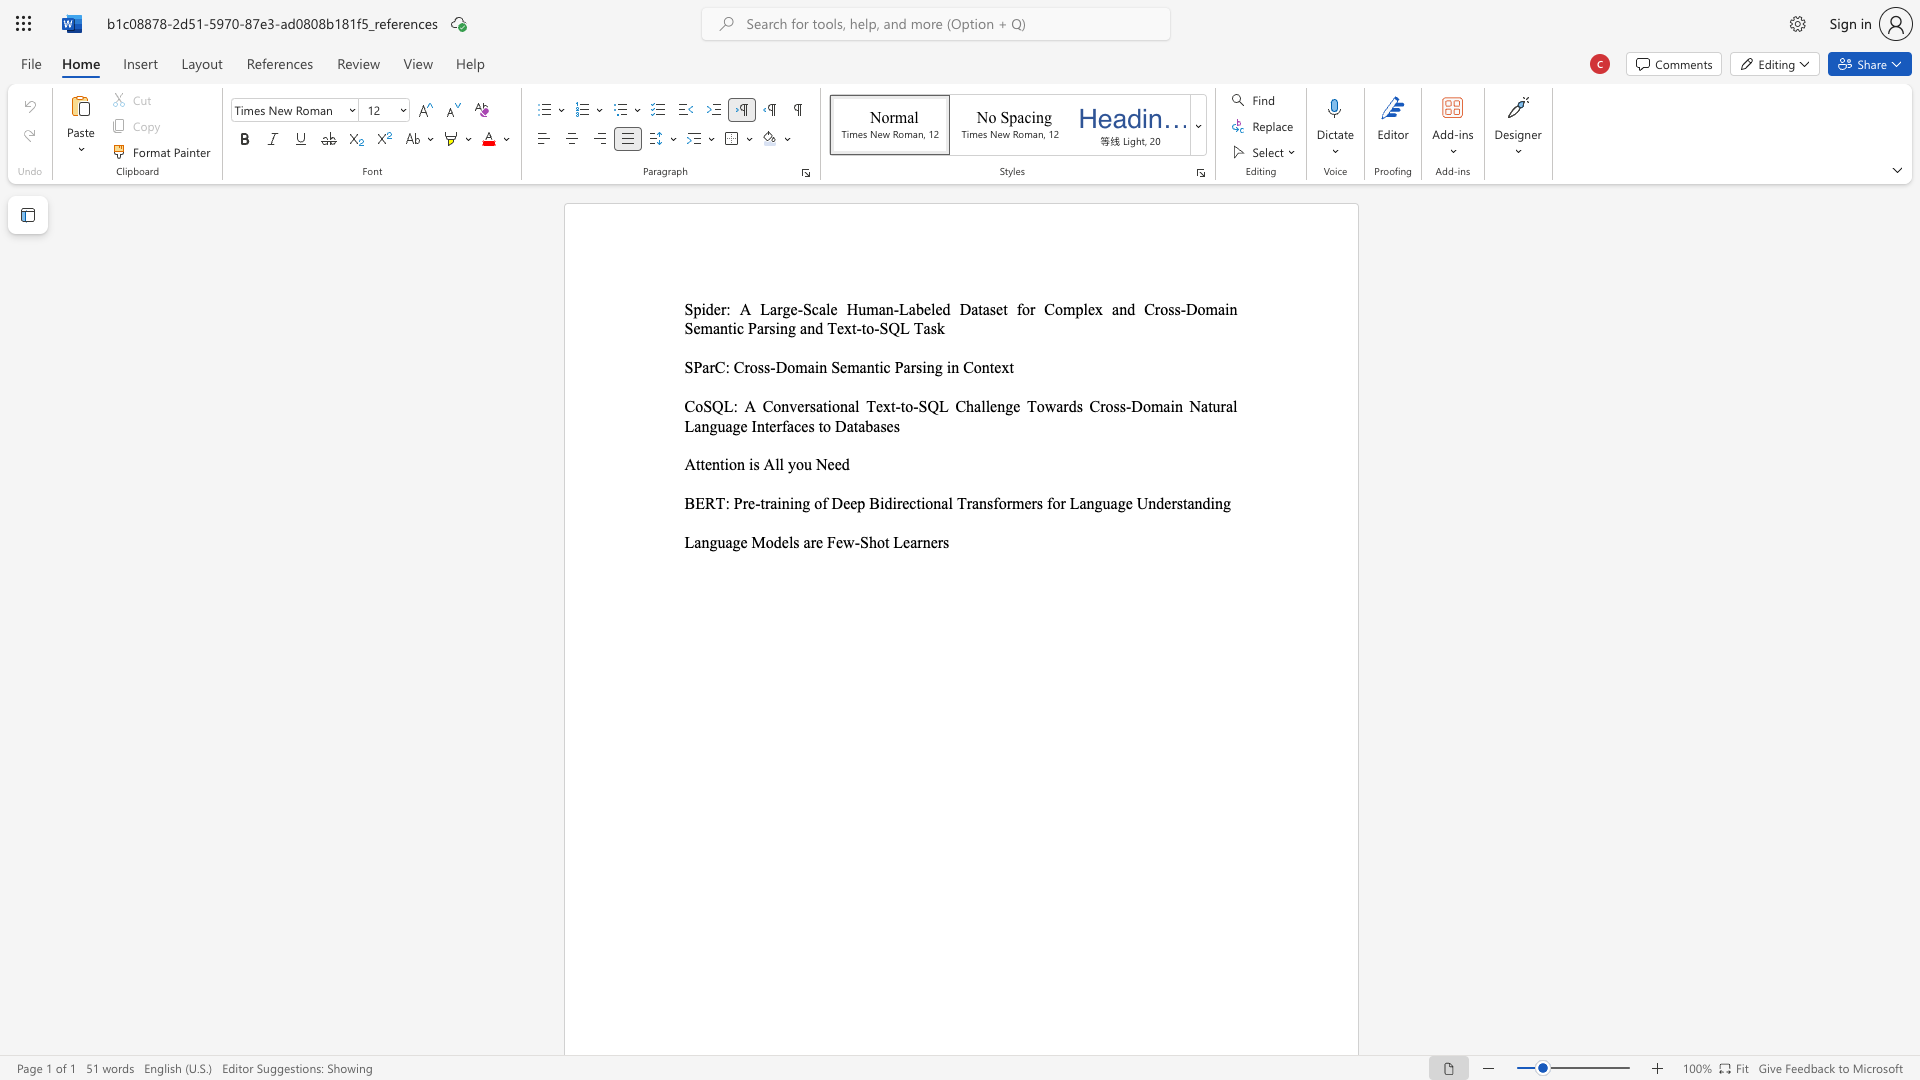 The height and width of the screenshot is (1080, 1920). I want to click on the 3th character "d" in the text, so click(1131, 309).